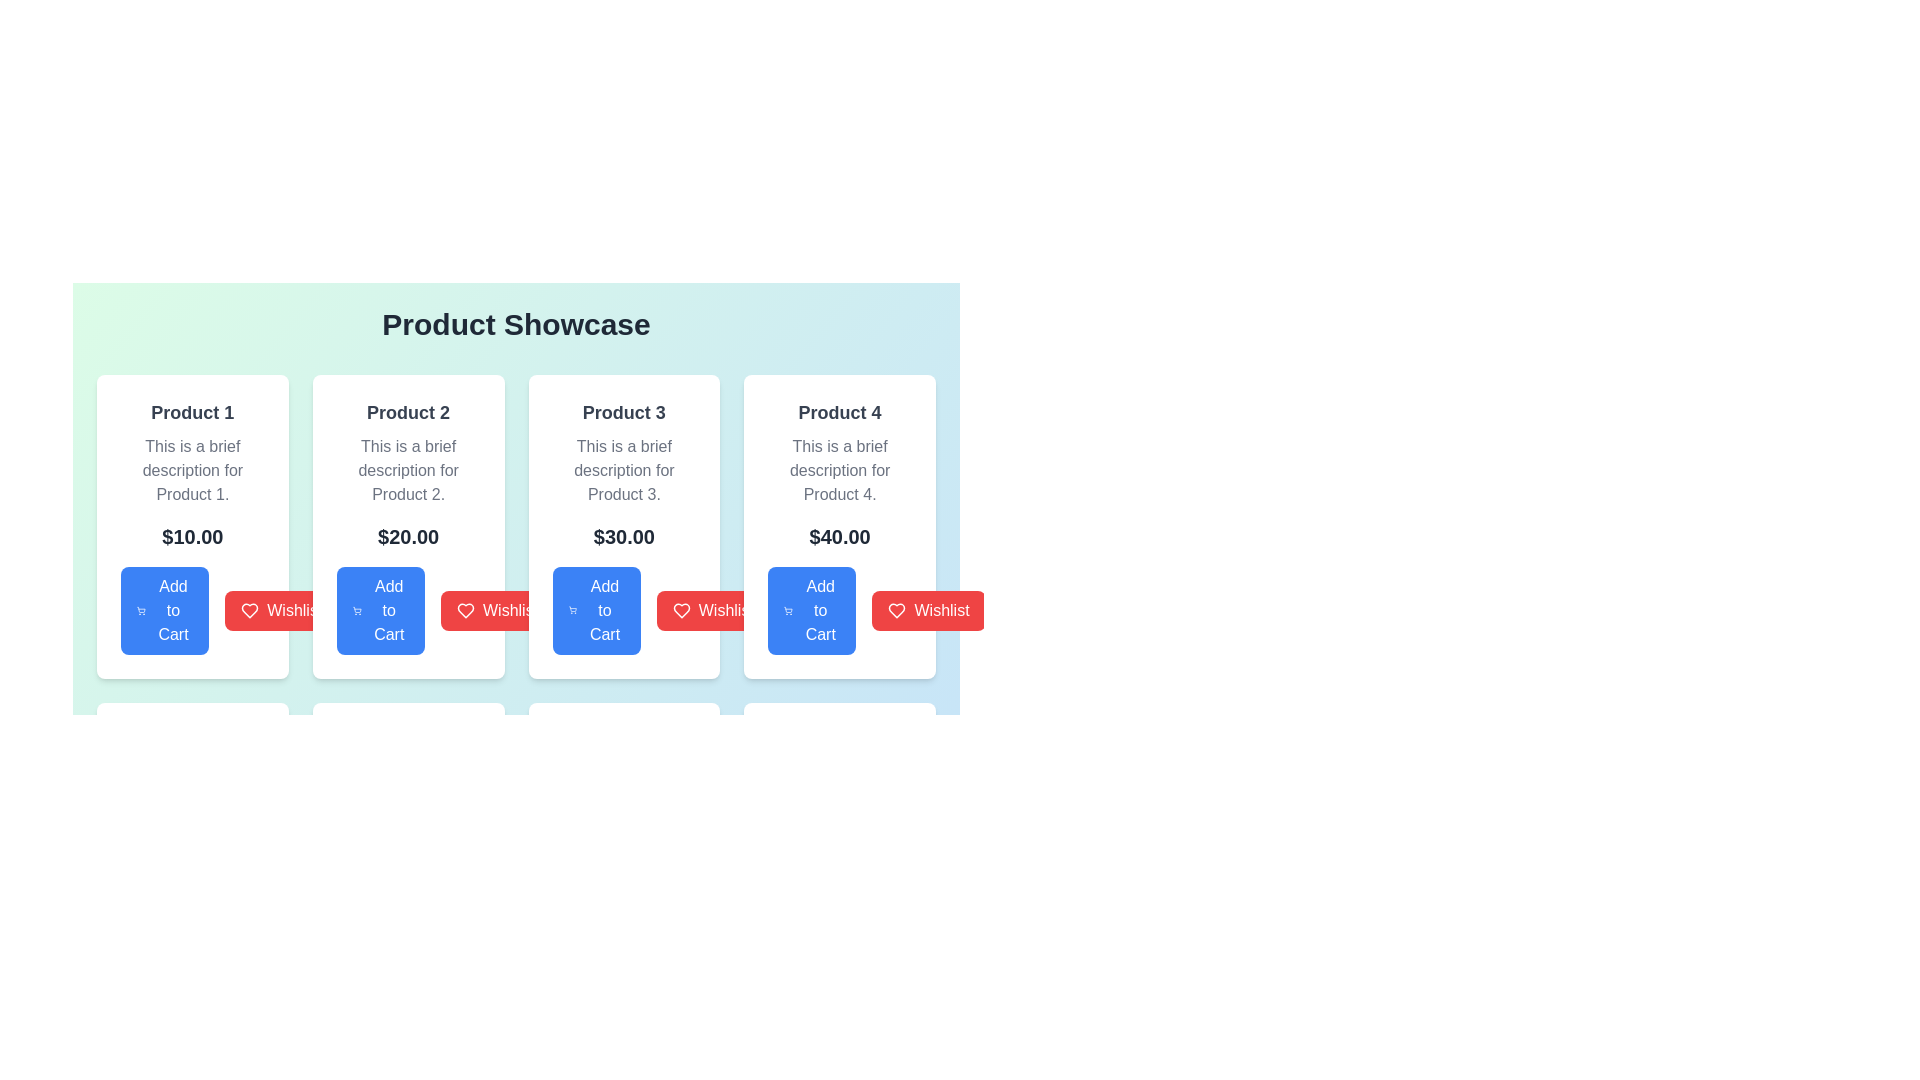 The height and width of the screenshot is (1080, 1920). I want to click on the Text label for 'Product 1', which serves as the title and is positioned at the top of the card layout, directly above the description and price text, so click(192, 411).